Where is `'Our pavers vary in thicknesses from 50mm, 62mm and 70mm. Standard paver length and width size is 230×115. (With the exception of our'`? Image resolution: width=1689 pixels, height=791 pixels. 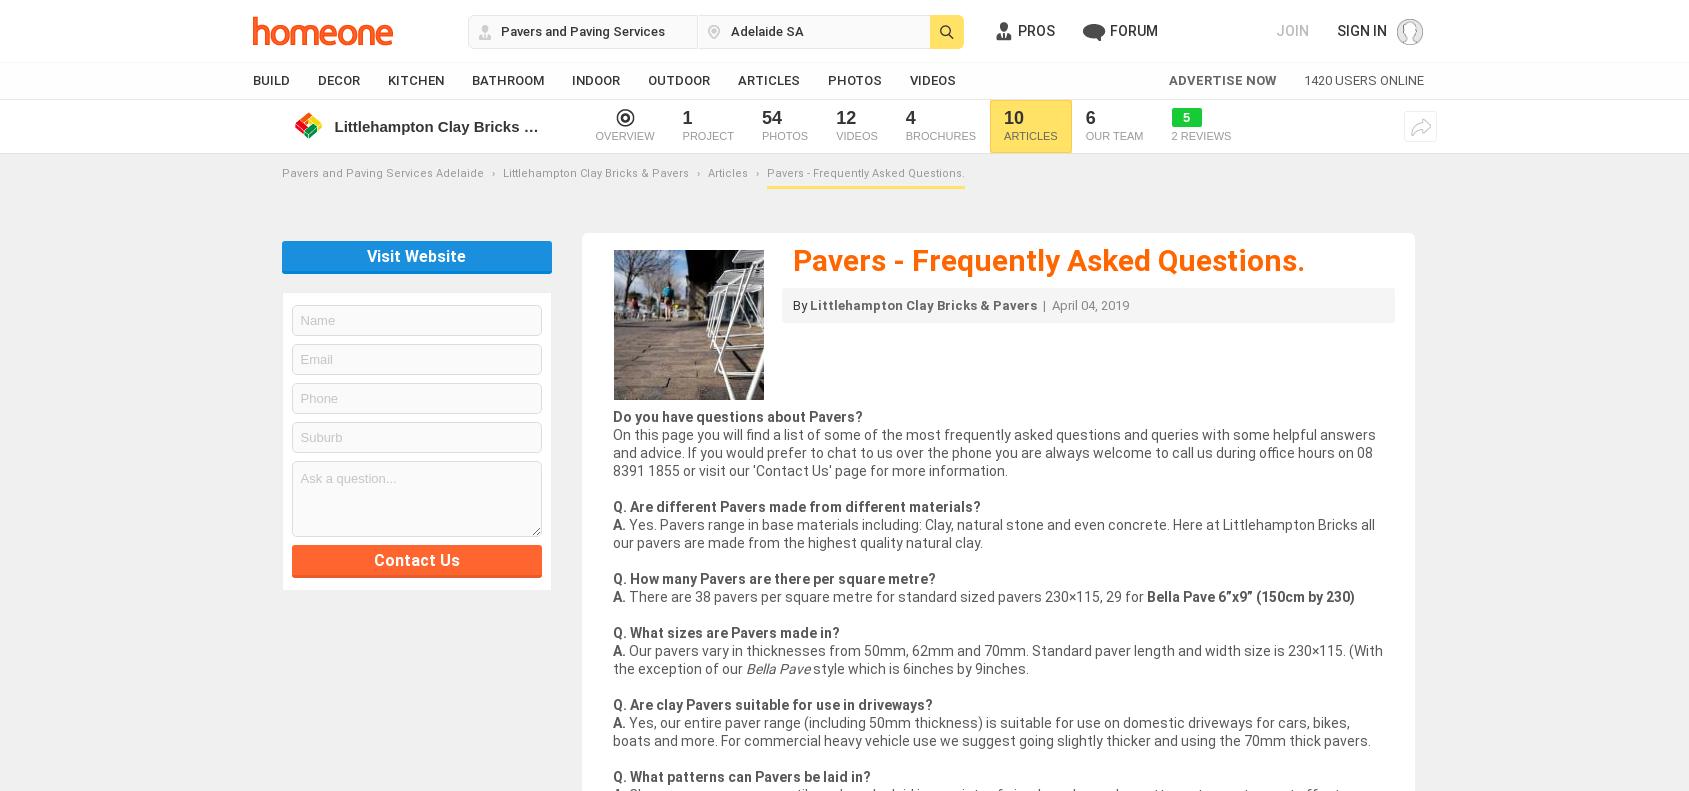 'Our pavers vary in thicknesses from 50mm, 62mm and 70mm. Standard paver length and width size is 230×115. (With the exception of our' is located at coordinates (996, 660).